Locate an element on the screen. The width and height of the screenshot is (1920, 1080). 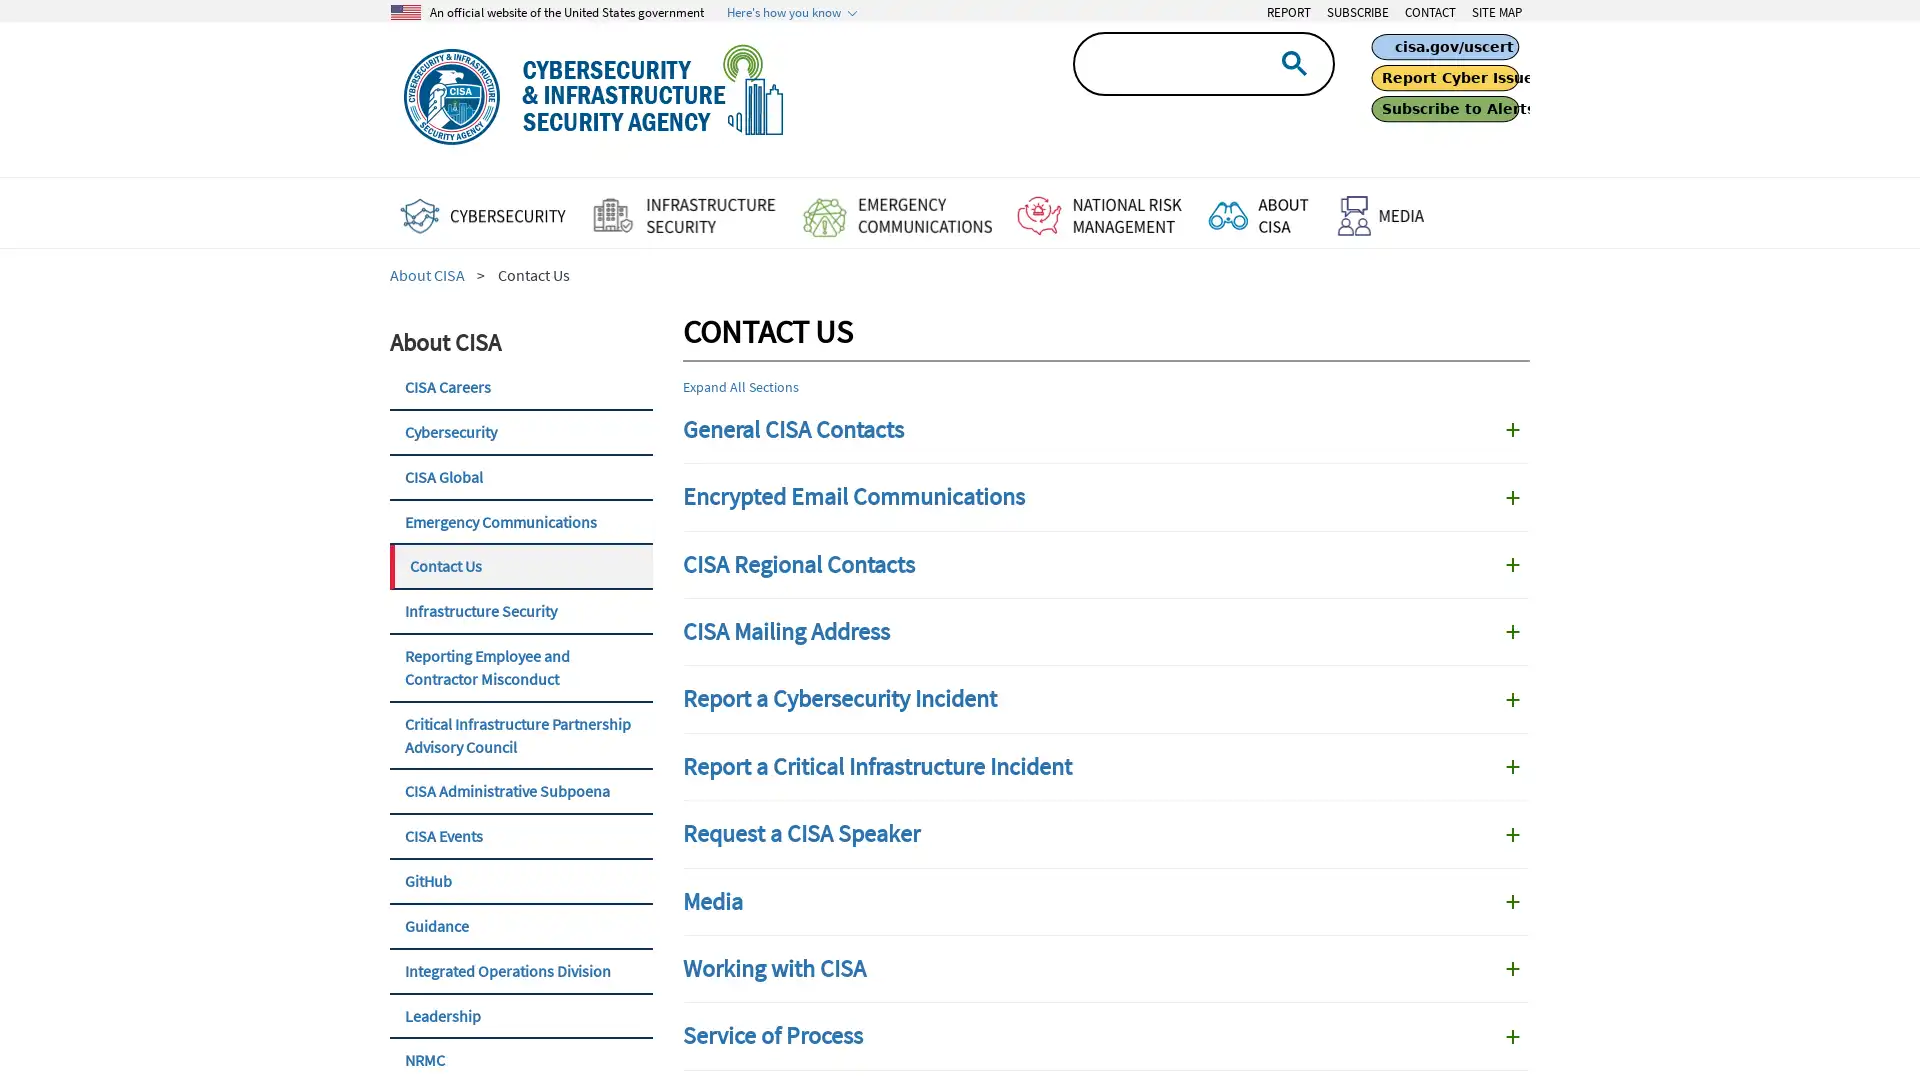
search is located at coordinates (1290, 60).